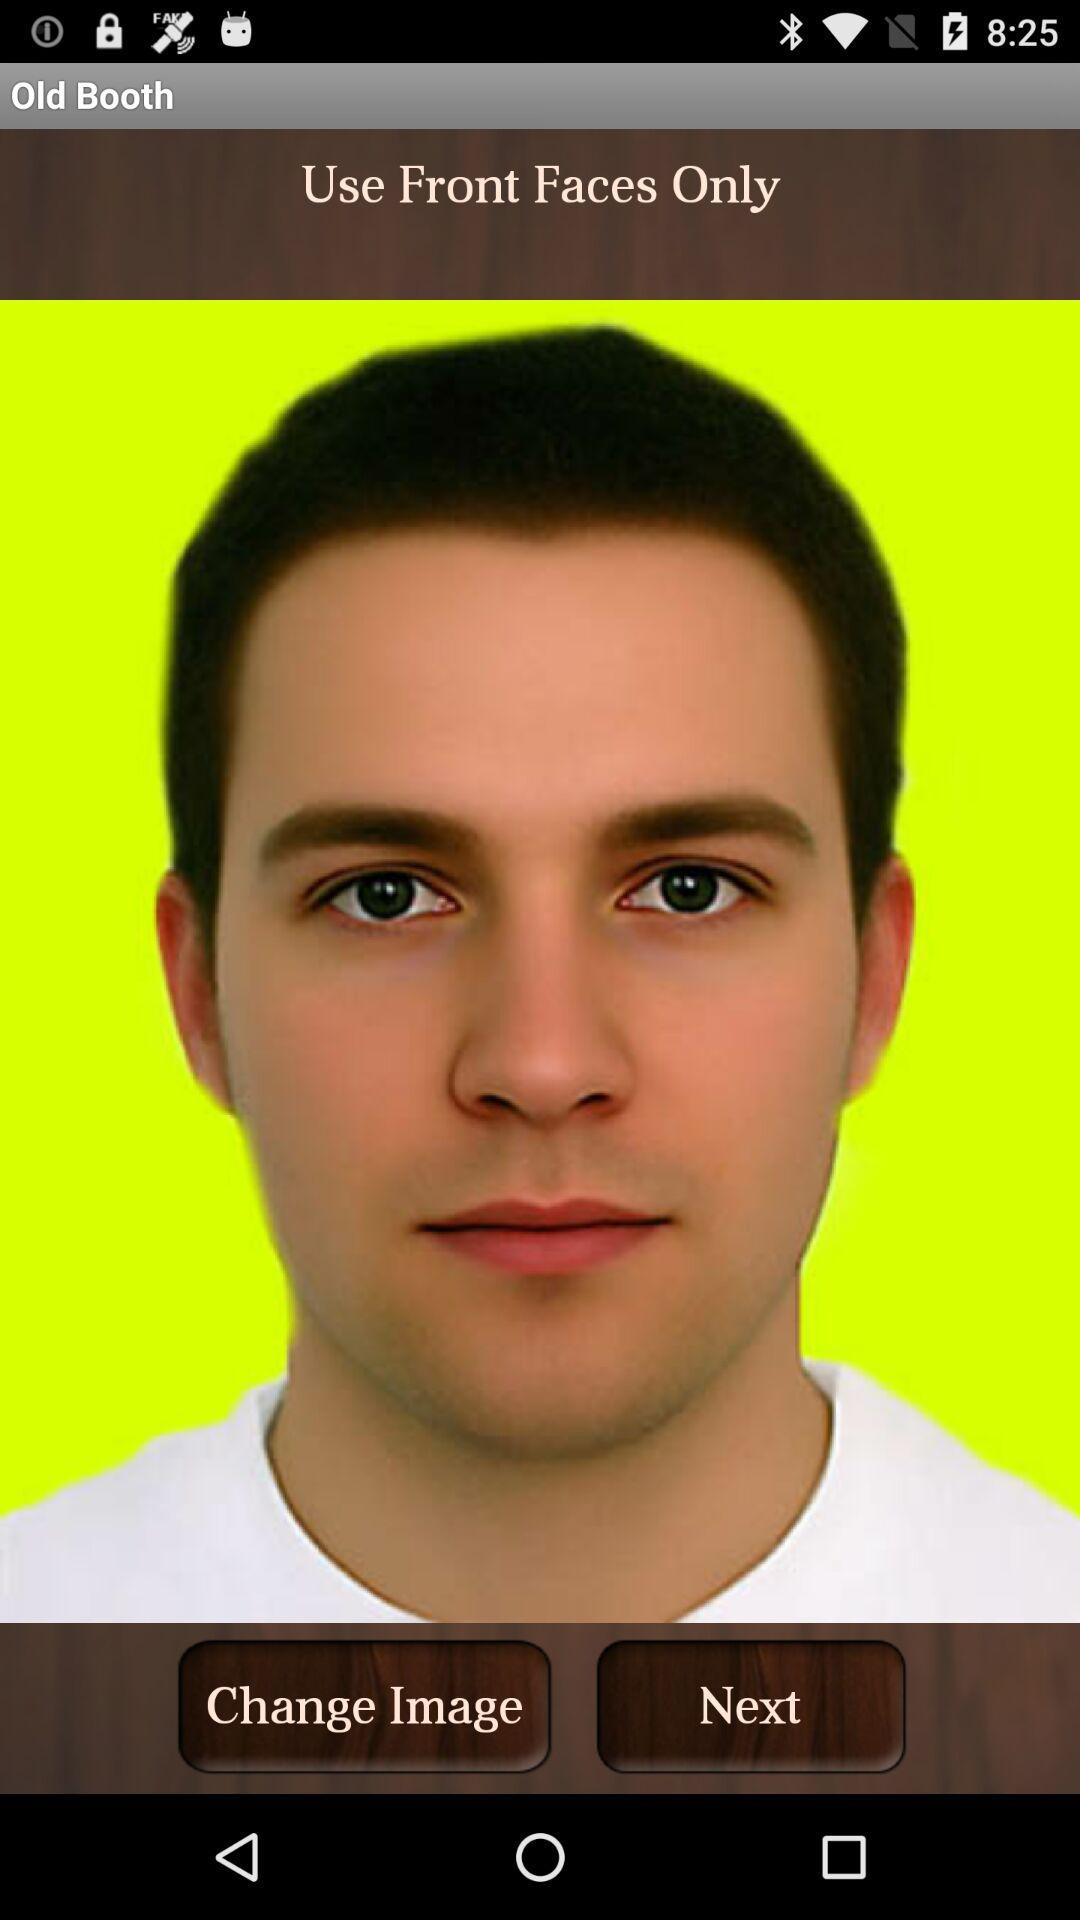  Describe the element at coordinates (751, 1705) in the screenshot. I see `the icon below the use front faces icon` at that location.